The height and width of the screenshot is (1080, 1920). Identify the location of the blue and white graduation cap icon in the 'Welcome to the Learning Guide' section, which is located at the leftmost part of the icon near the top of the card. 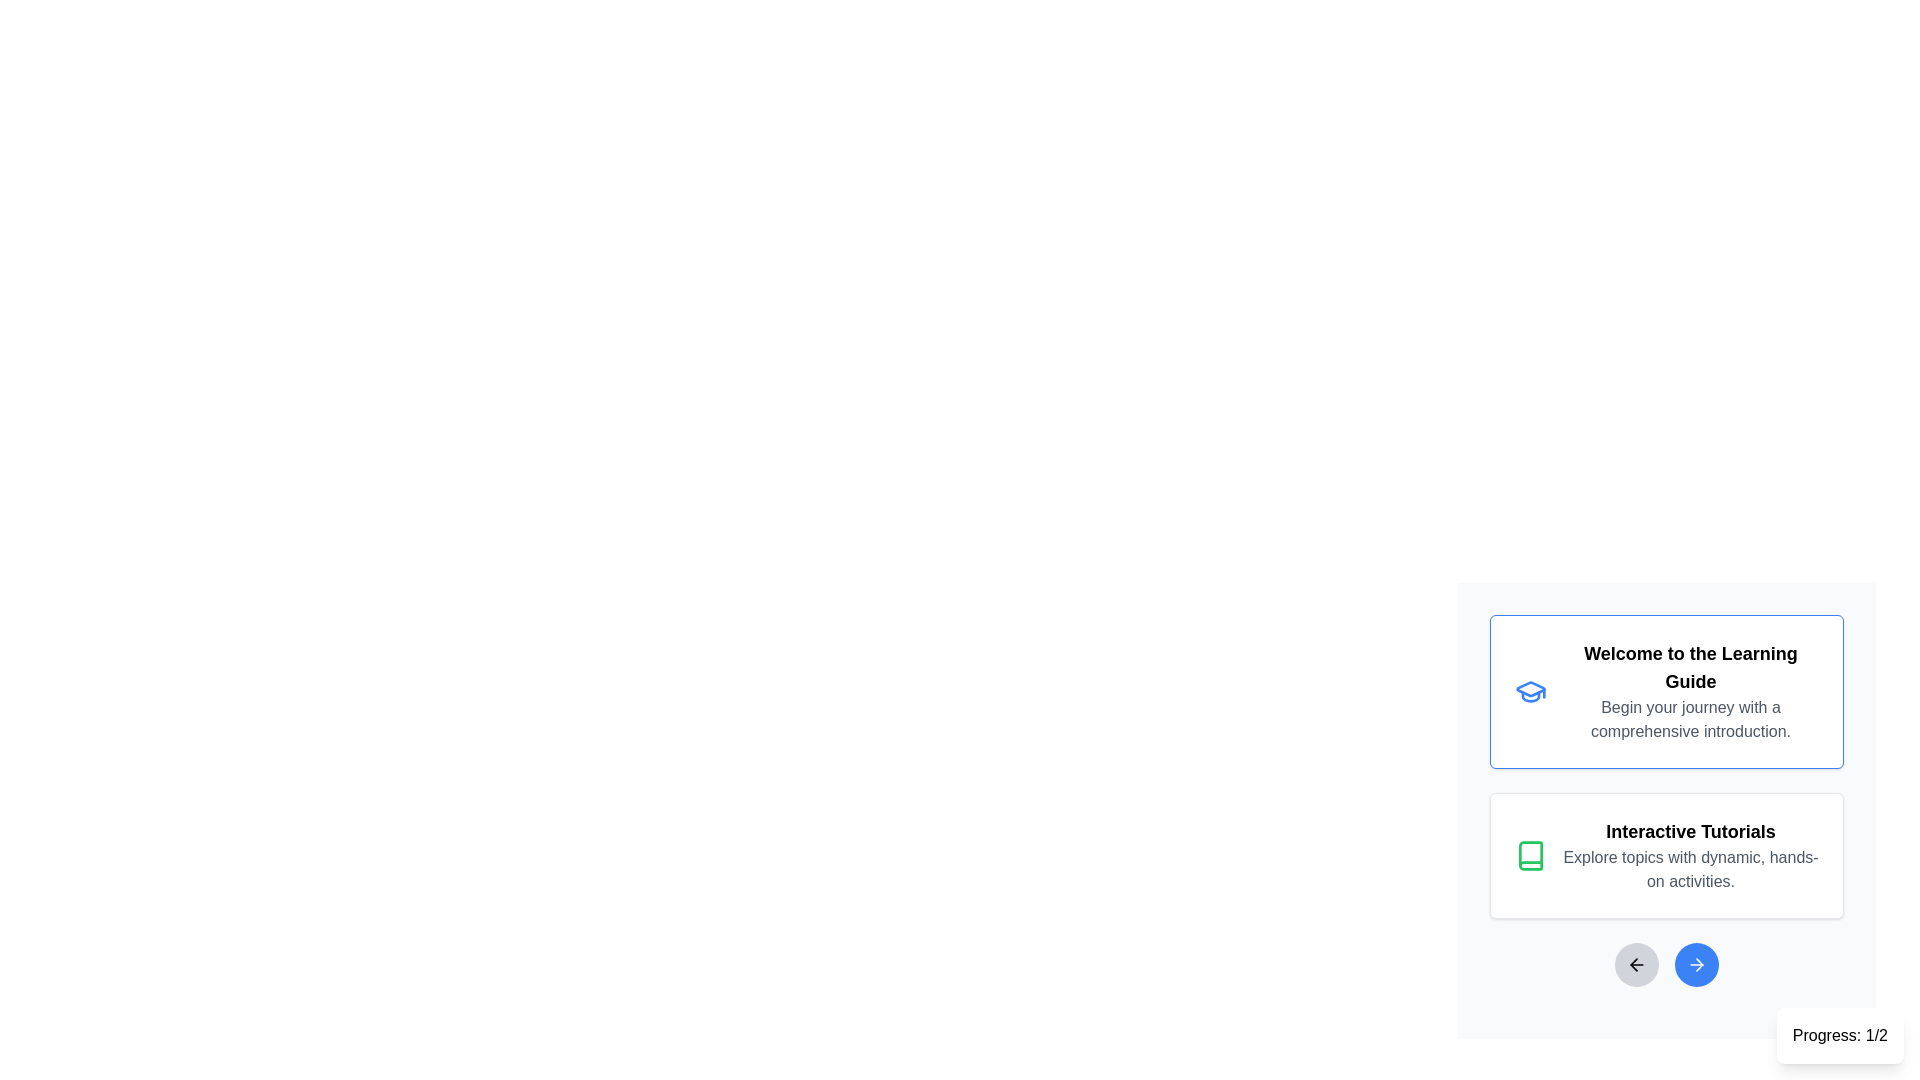
(1530, 688).